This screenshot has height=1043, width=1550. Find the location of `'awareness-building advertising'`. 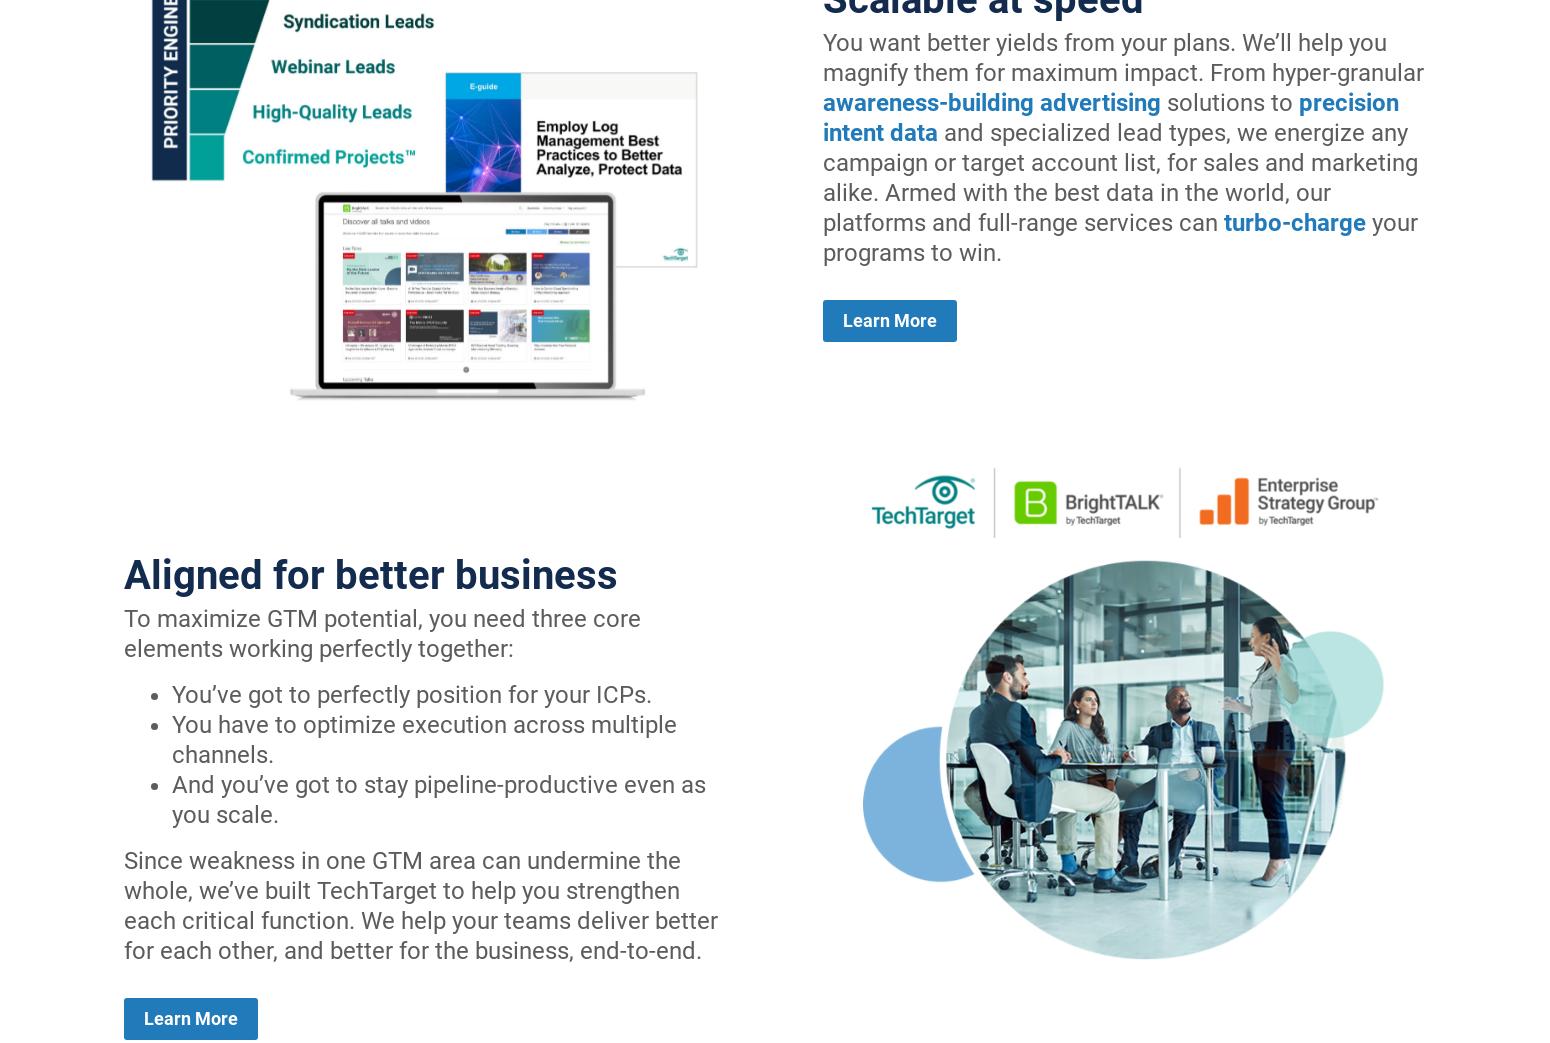

'awareness-building advertising' is located at coordinates (991, 103).